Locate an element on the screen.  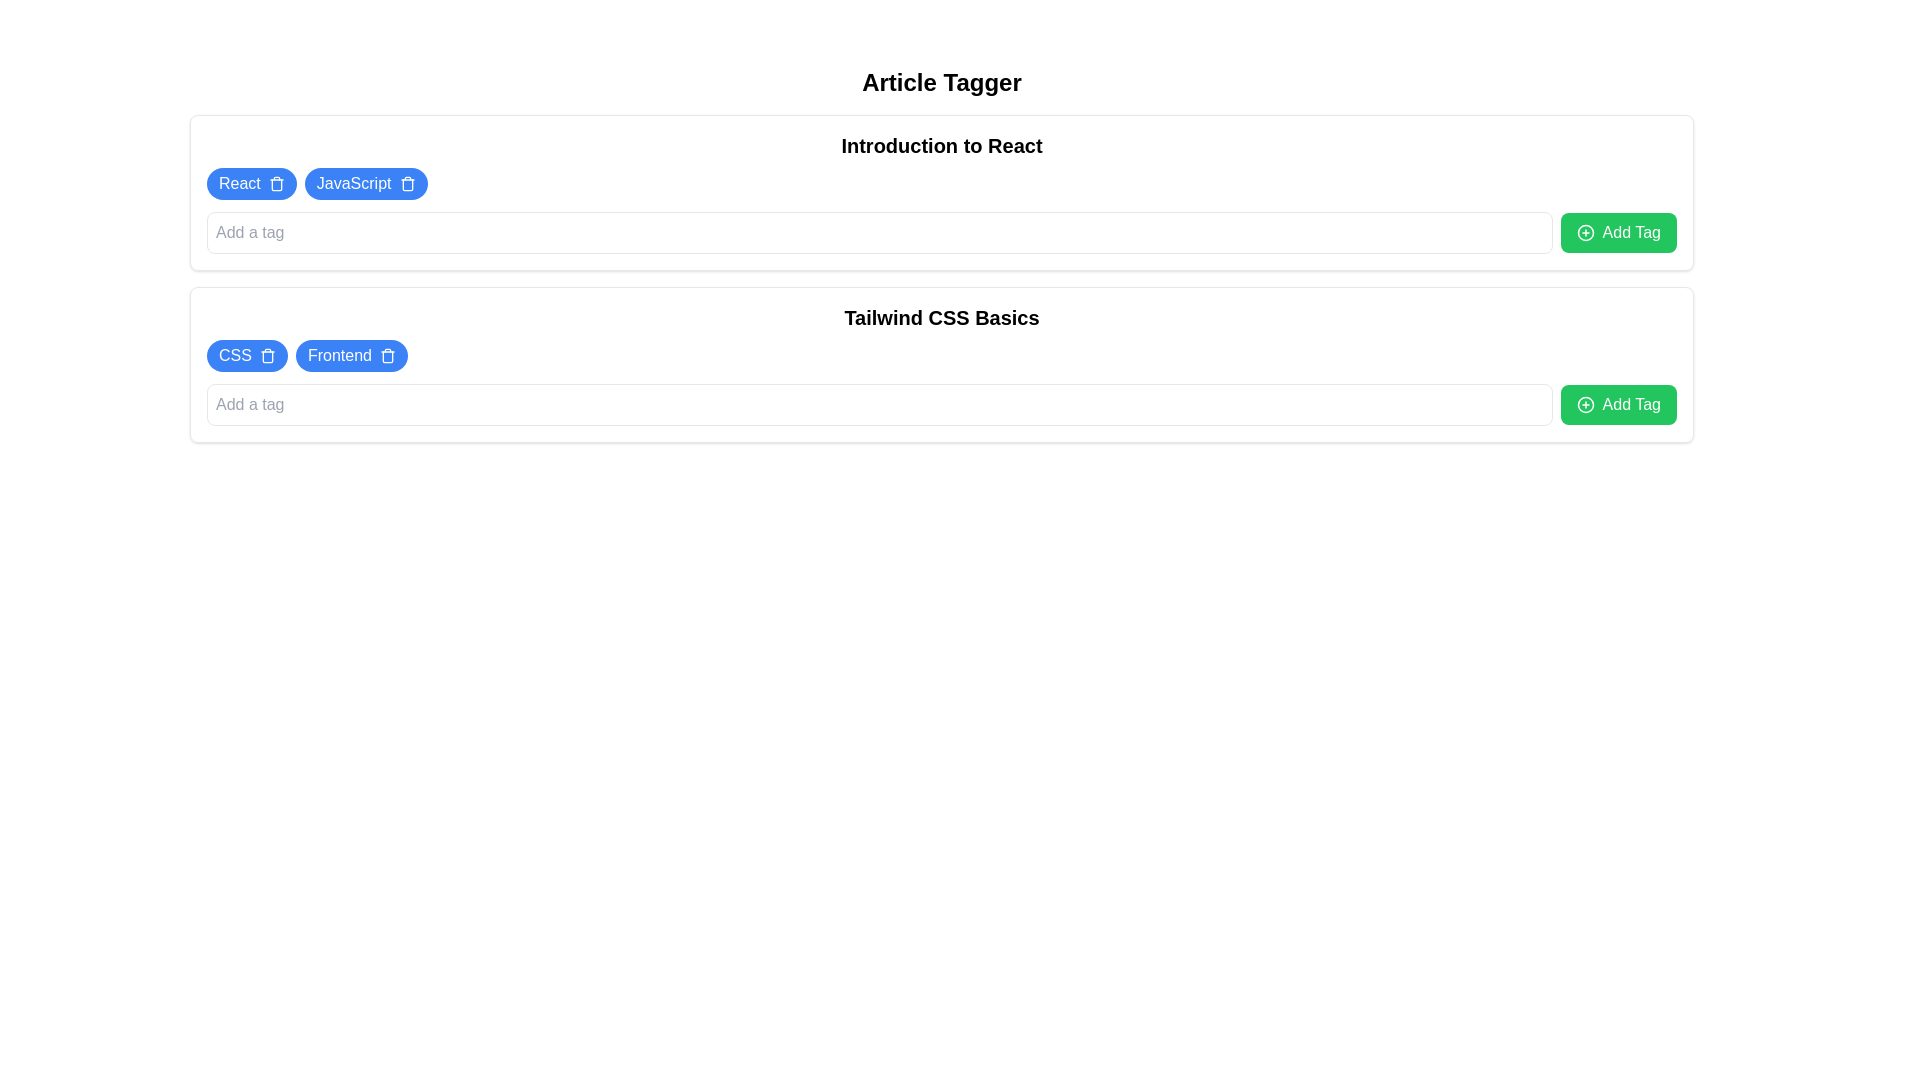
the trash icon button within the blue rounded tag labeled 'Frontend' is located at coordinates (388, 354).